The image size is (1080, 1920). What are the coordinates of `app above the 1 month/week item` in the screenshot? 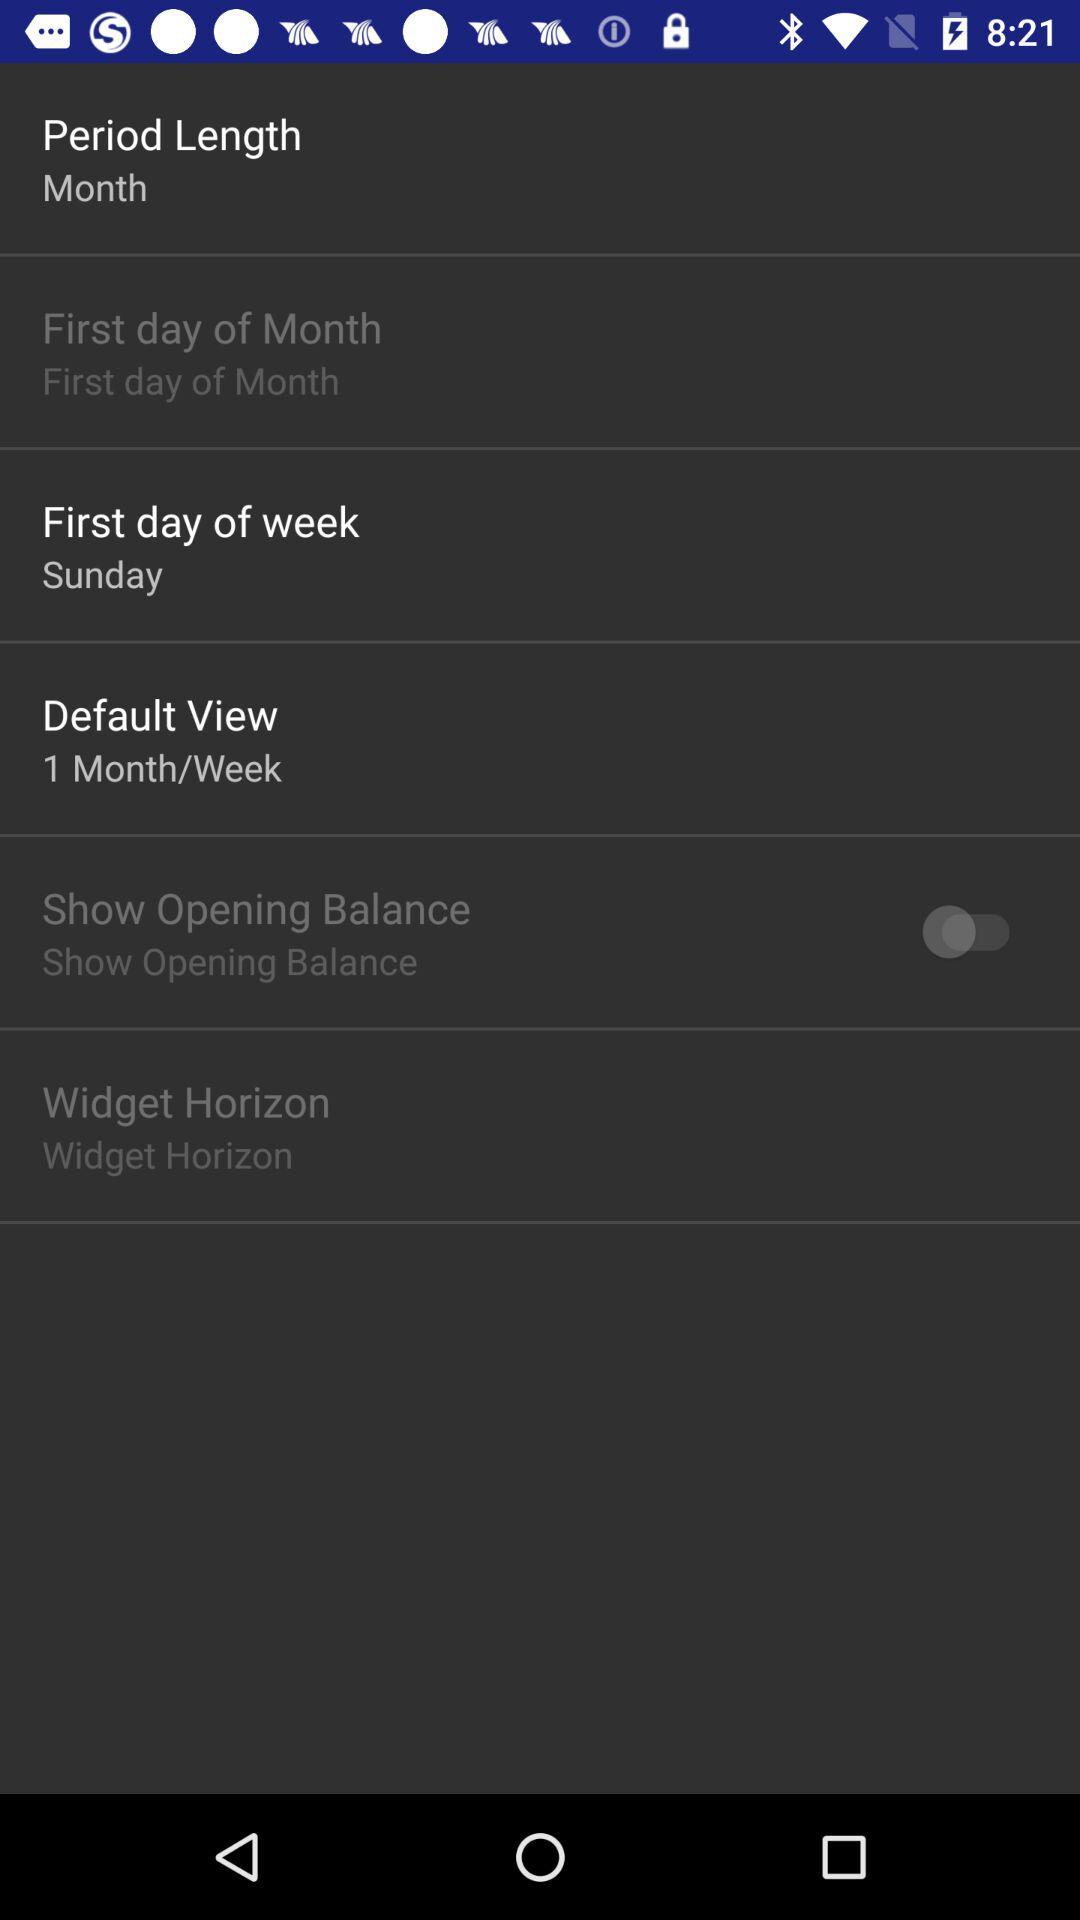 It's located at (159, 714).